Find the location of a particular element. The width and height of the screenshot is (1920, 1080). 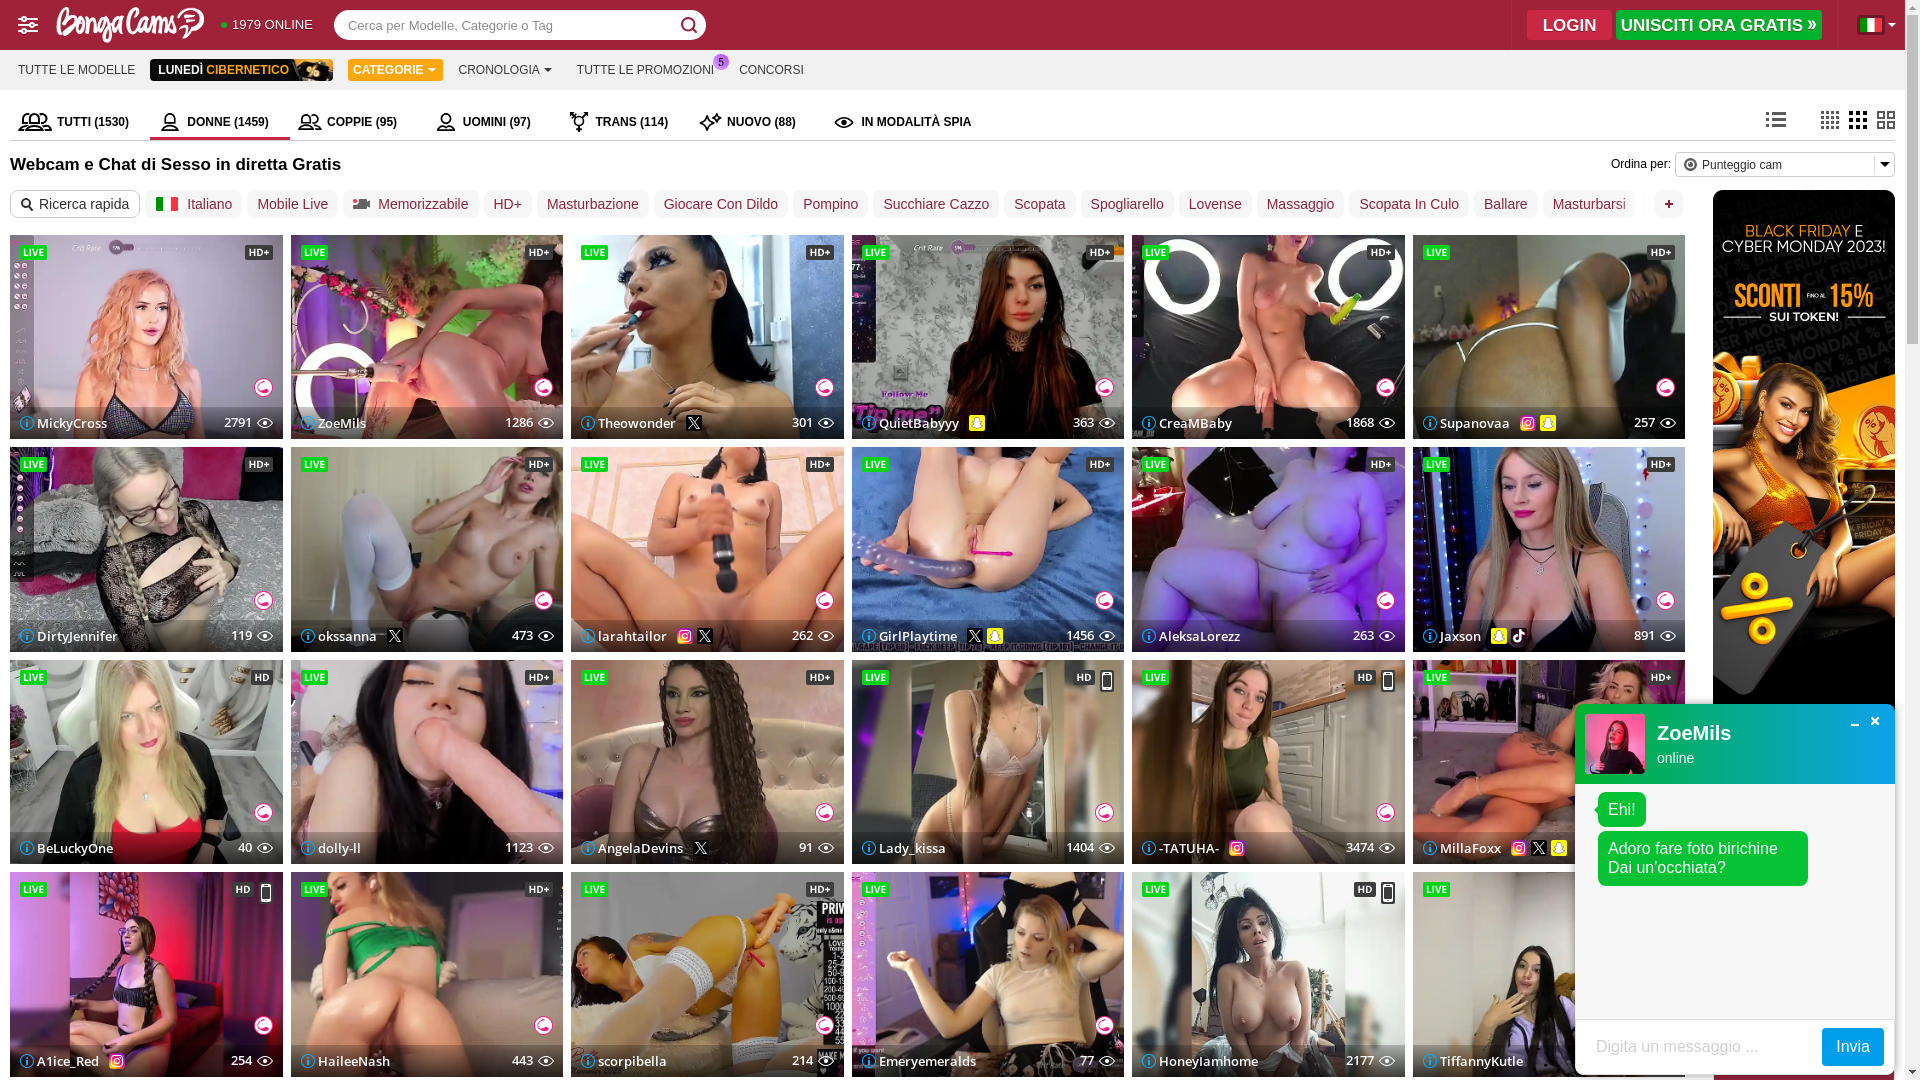

'TUTTE LE PROMOZIONI' is located at coordinates (645, 68).